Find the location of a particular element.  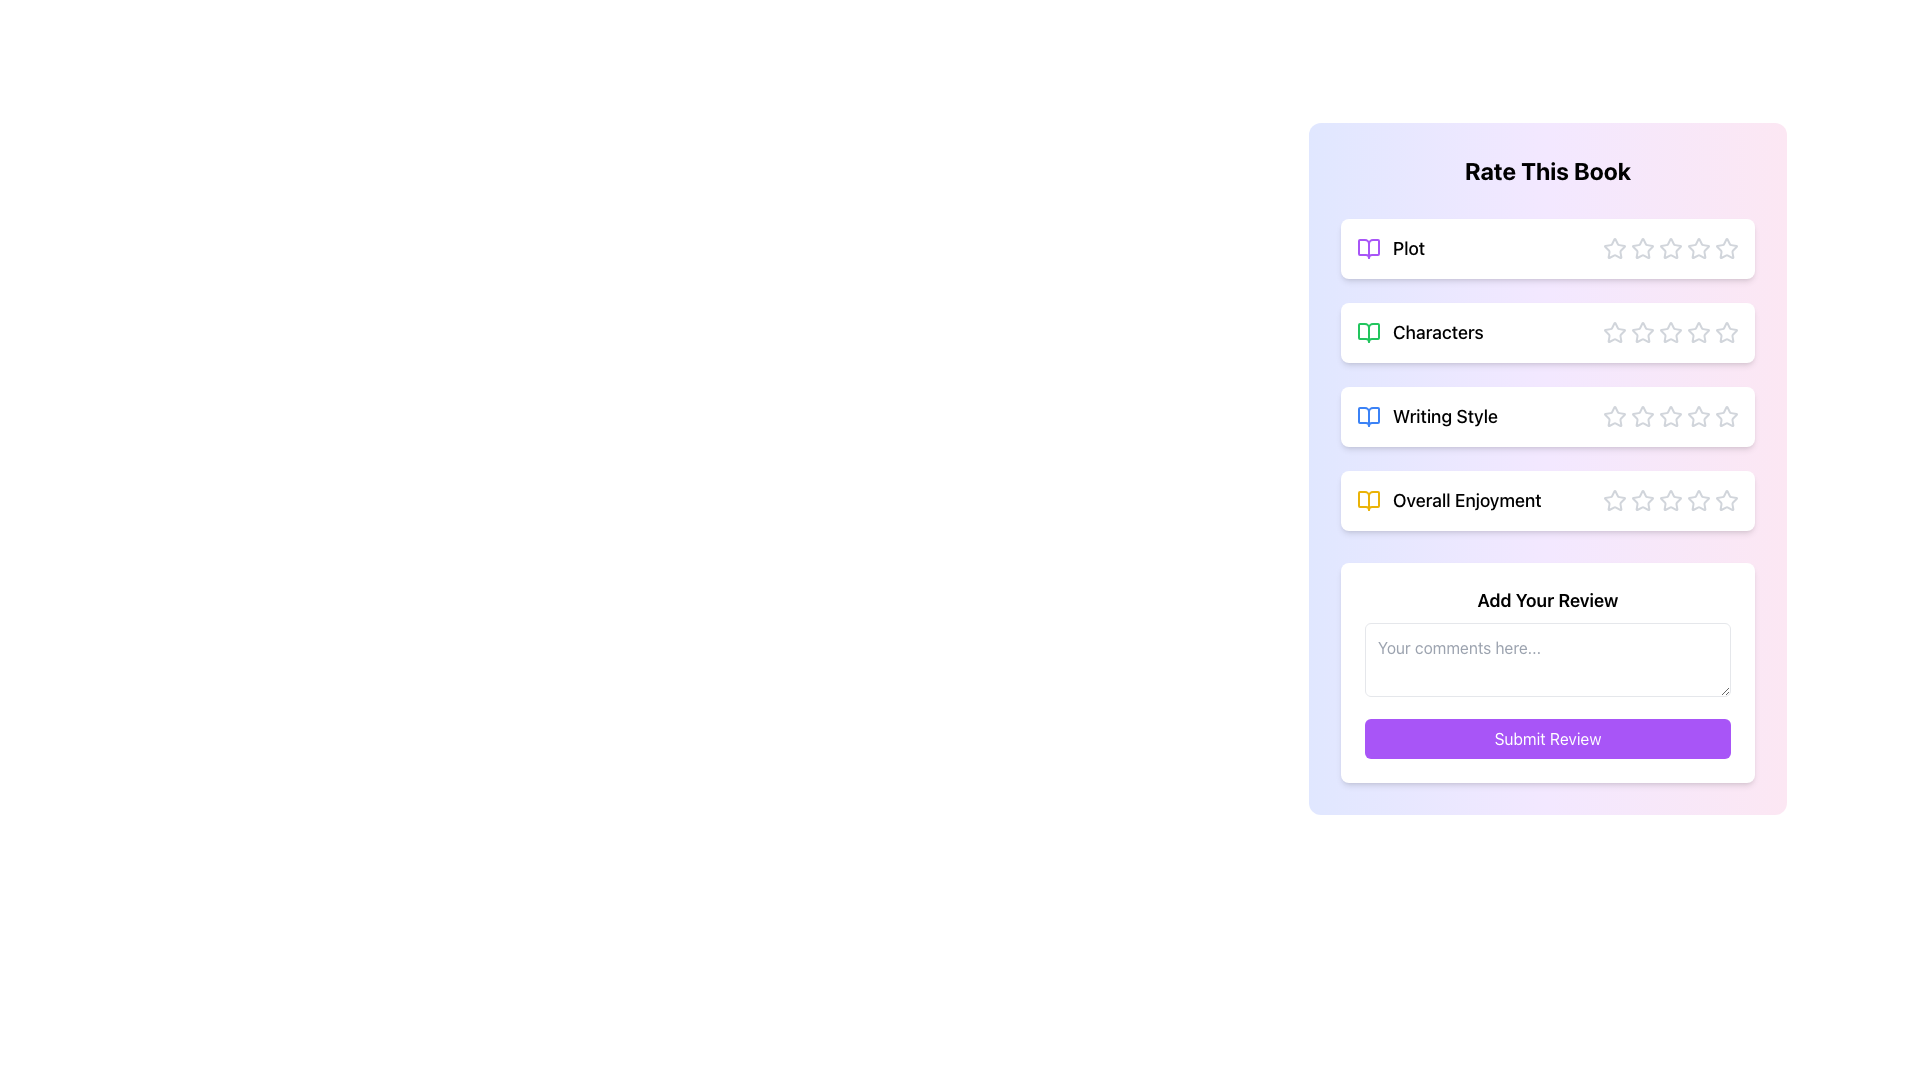

the third star in the 'Rate This Book' section next to the label 'Plot', which is currently inactive with a gray outline is located at coordinates (1670, 248).